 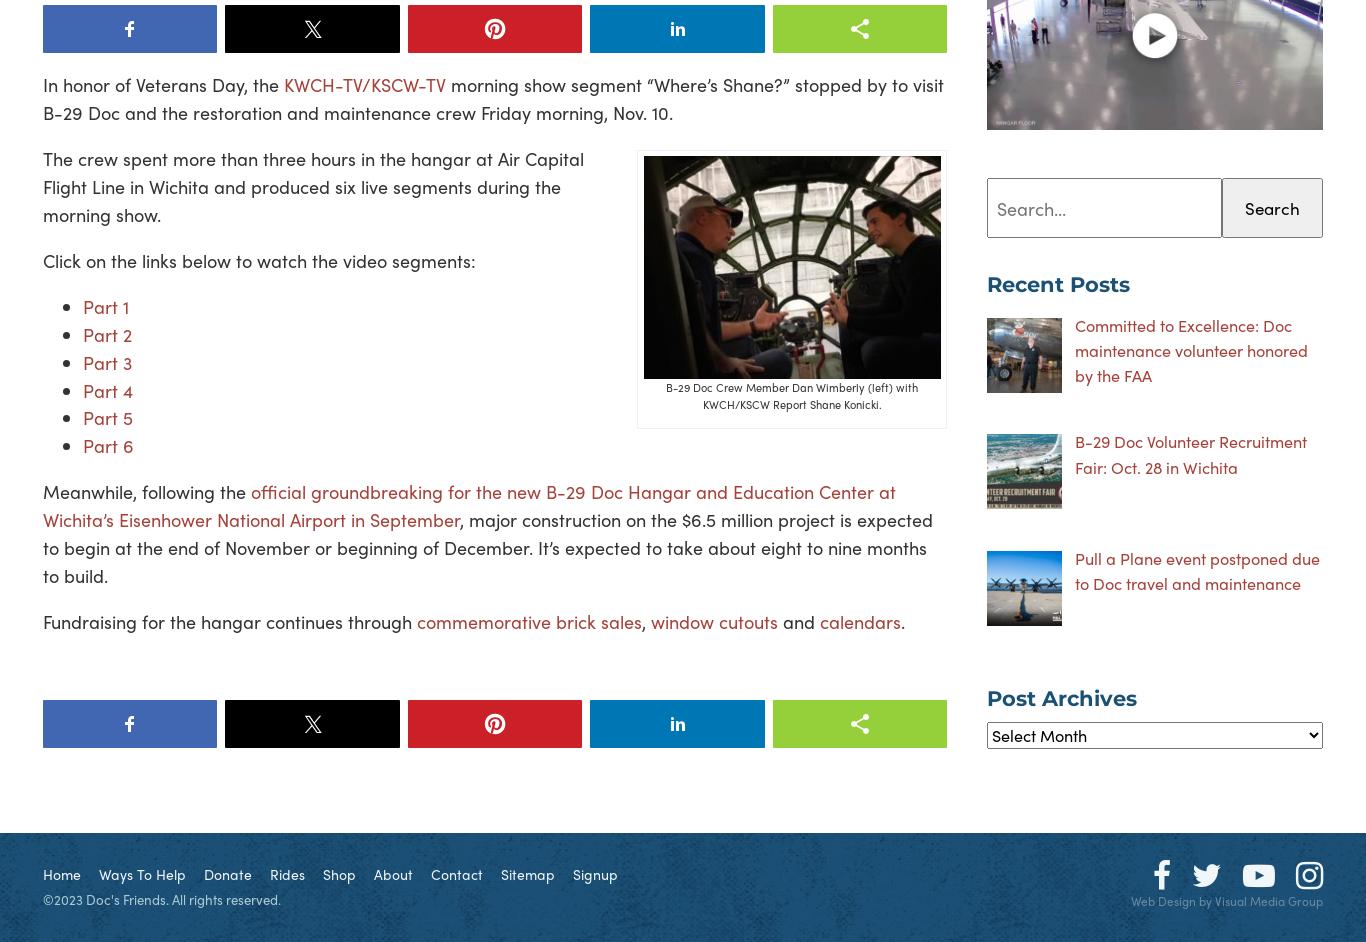 What do you see at coordinates (83, 417) in the screenshot?
I see `'Part 5'` at bounding box center [83, 417].